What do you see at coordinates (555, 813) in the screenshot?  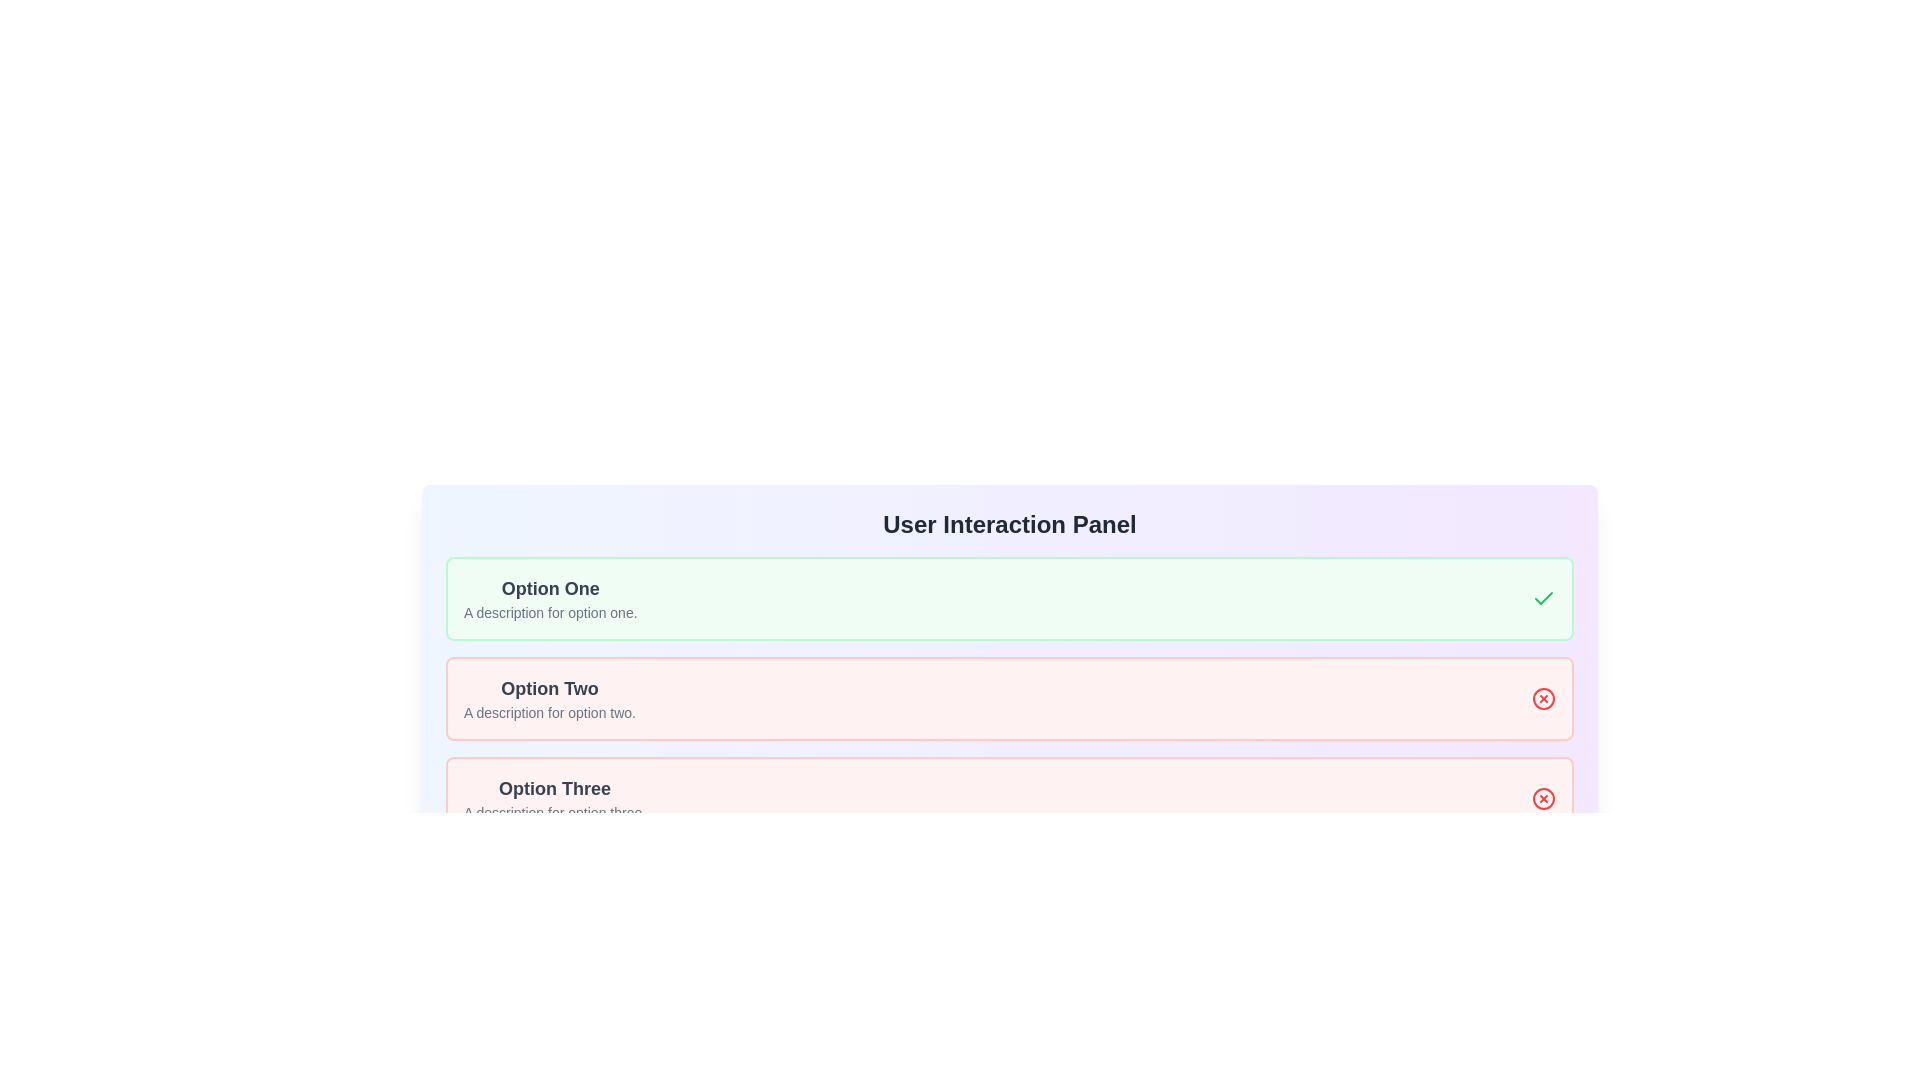 I see `the text label that contains the description 'A description for option three.', which is styled in gray and positioned below the bold title 'Option Three'` at bounding box center [555, 813].